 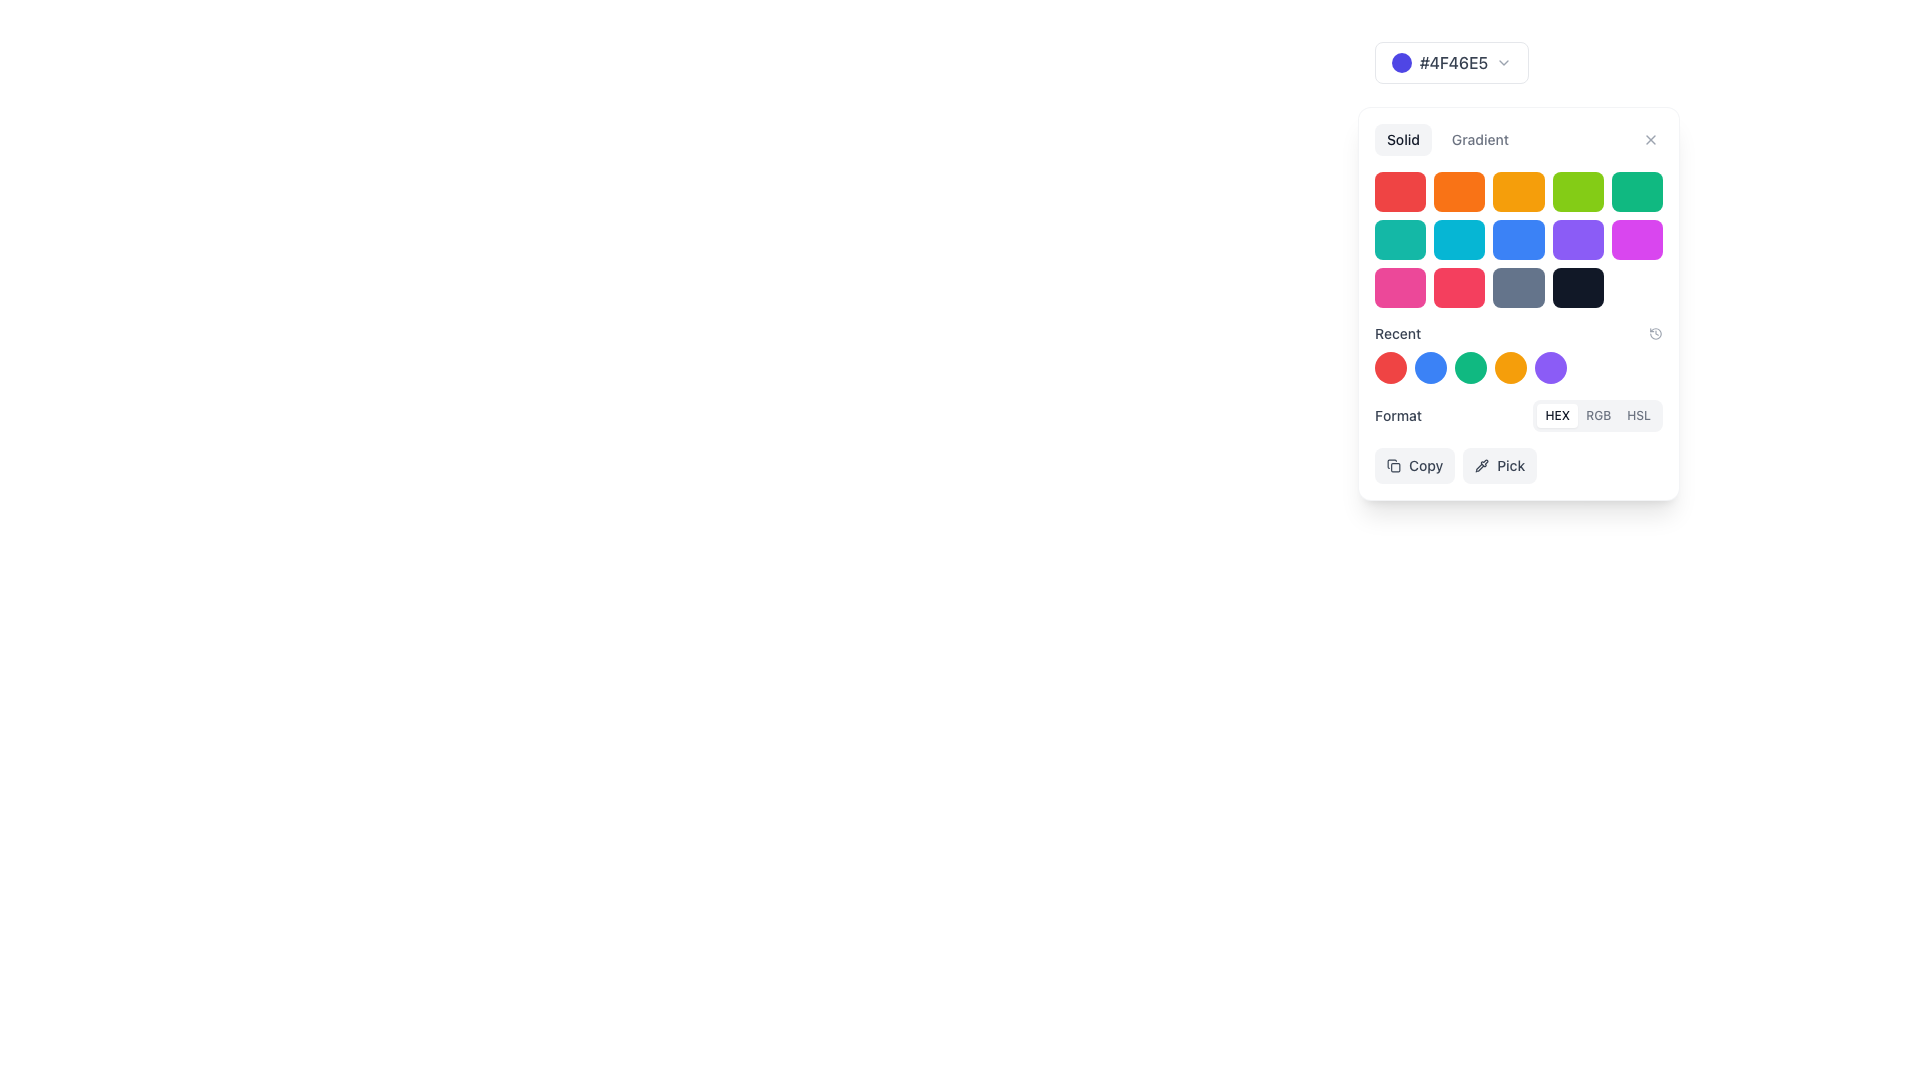 What do you see at coordinates (1577, 238) in the screenshot?
I see `the interactive button representing the purple color in the color selector grid for accessibility navigation` at bounding box center [1577, 238].